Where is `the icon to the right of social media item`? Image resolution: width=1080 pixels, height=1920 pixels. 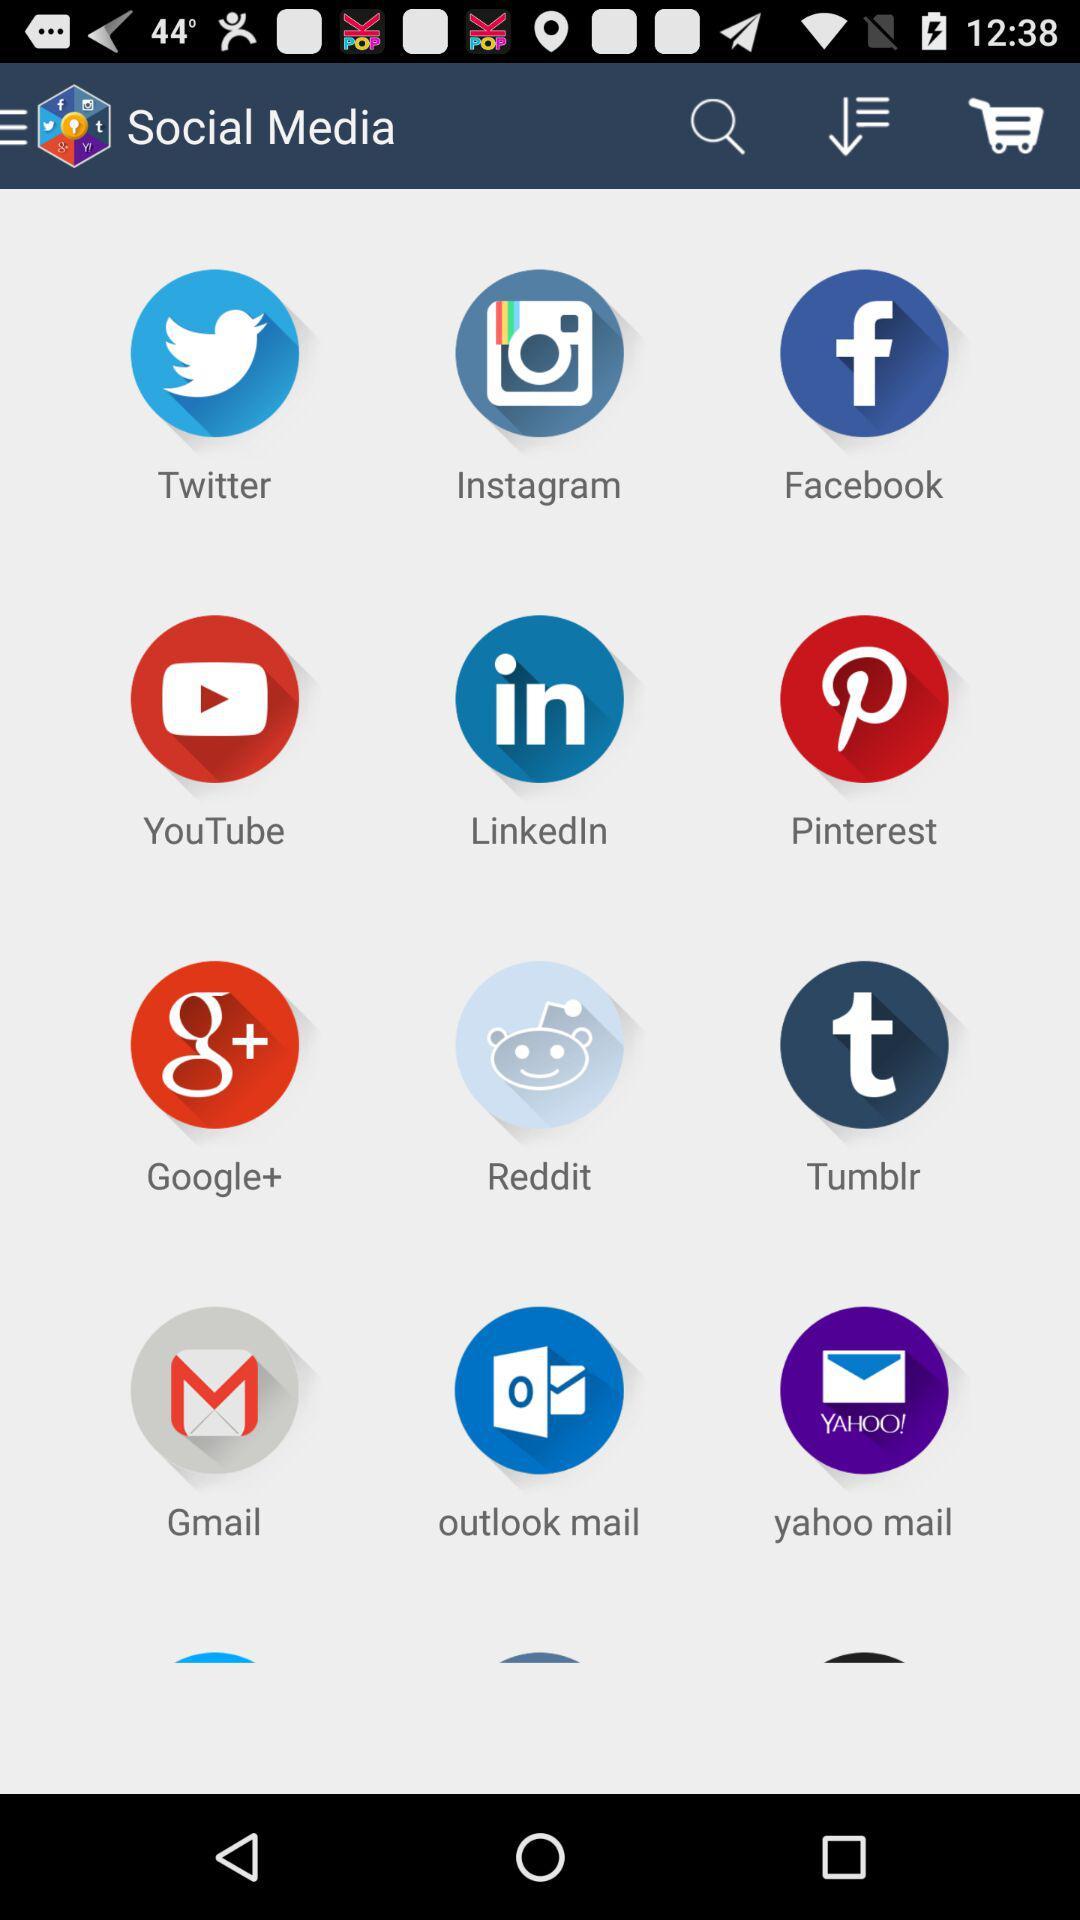
the icon to the right of social media item is located at coordinates (711, 124).